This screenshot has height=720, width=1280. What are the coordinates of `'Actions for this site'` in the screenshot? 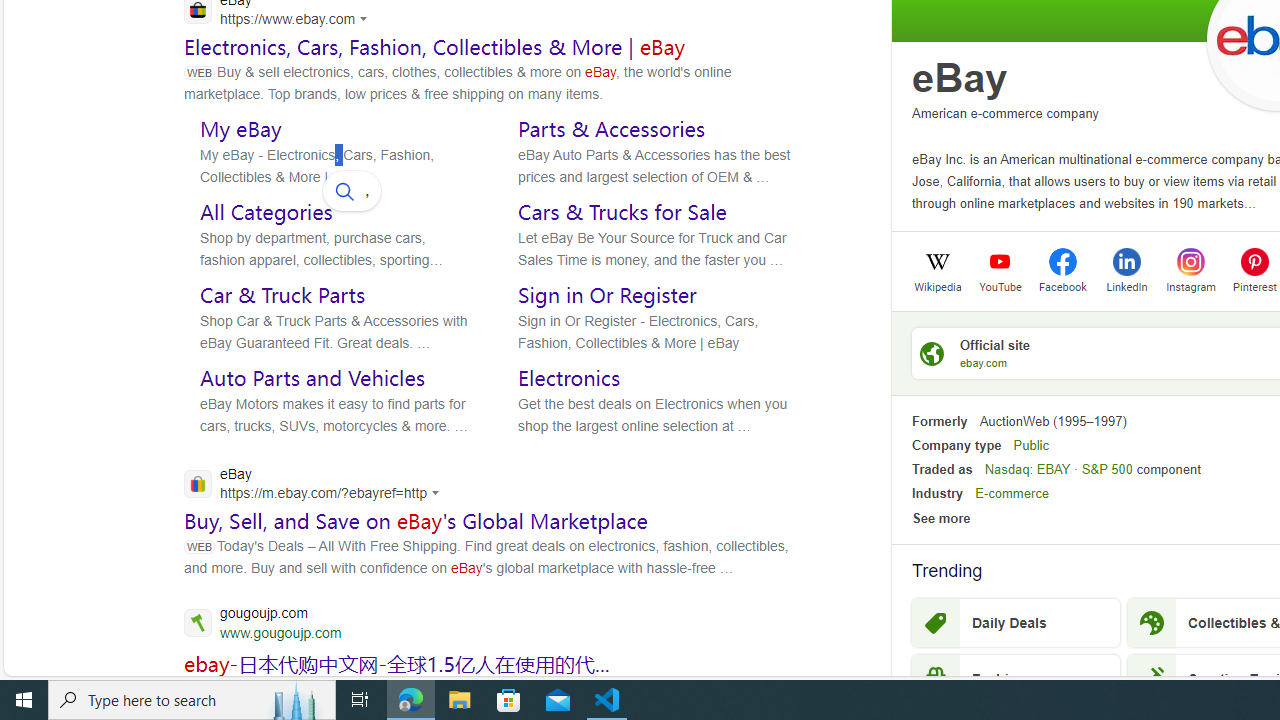 It's located at (438, 493).